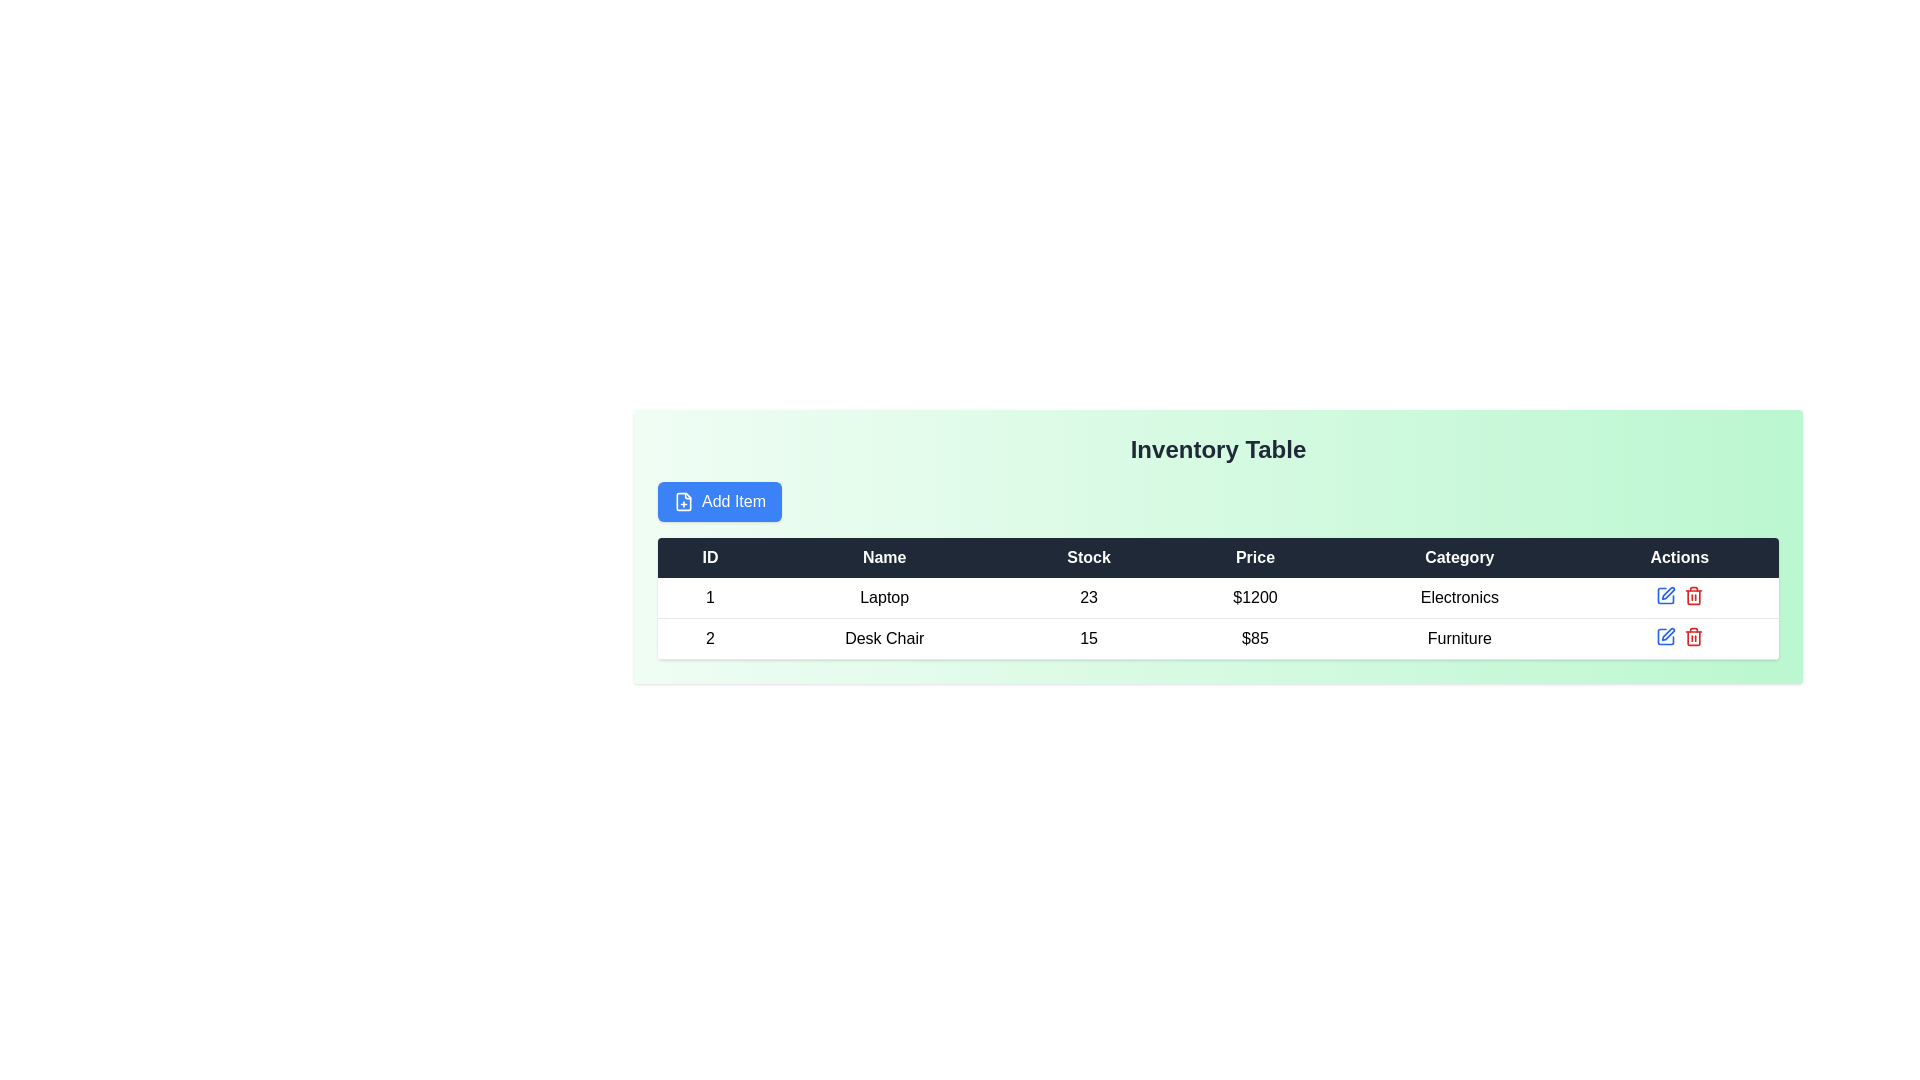 Image resolution: width=1920 pixels, height=1080 pixels. What do you see at coordinates (684, 500) in the screenshot?
I see `the decorative element that is a white, bordered rectangle resembling a folded page, part of the 'Add Item' button on the UI` at bounding box center [684, 500].